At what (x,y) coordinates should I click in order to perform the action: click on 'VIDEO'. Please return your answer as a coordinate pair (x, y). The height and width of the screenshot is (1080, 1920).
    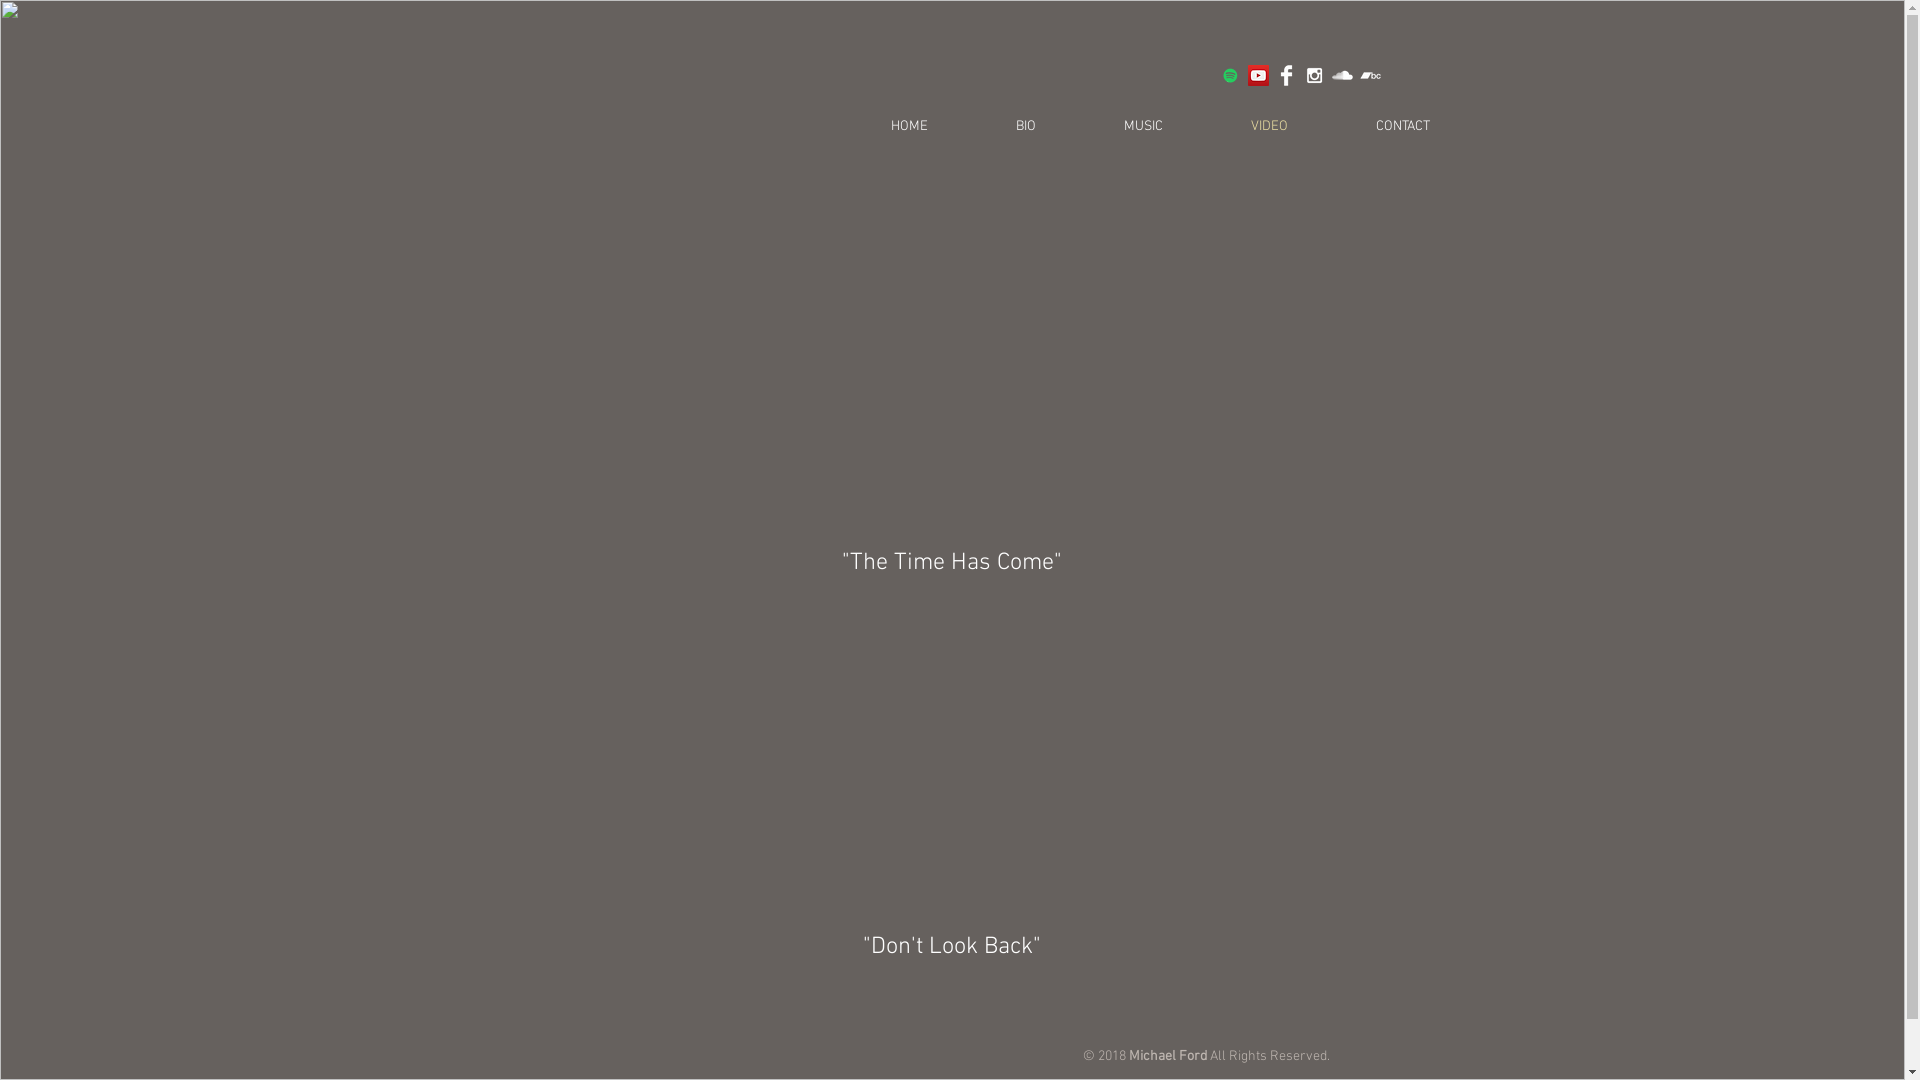
    Looking at the image, I should click on (1237, 127).